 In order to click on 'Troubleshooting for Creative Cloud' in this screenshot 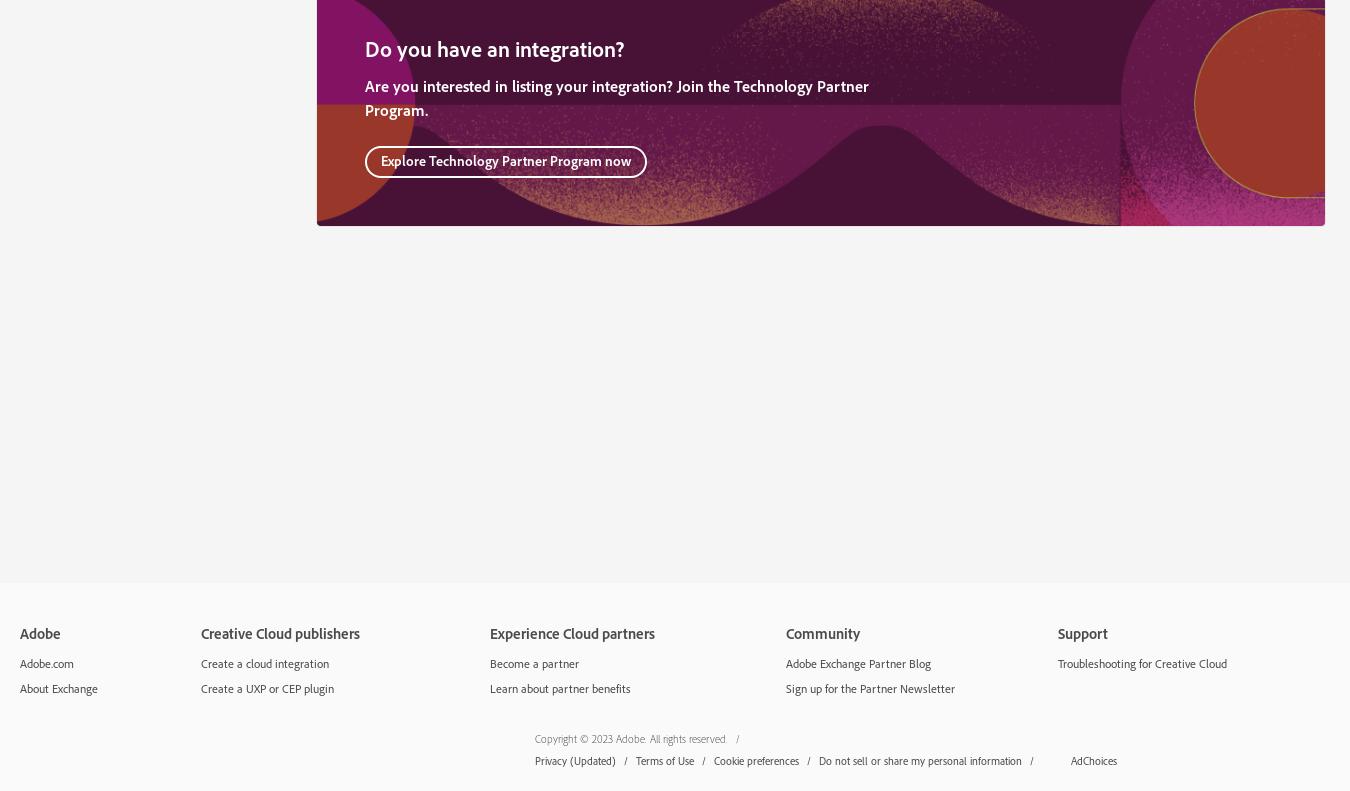, I will do `click(1140, 663)`.